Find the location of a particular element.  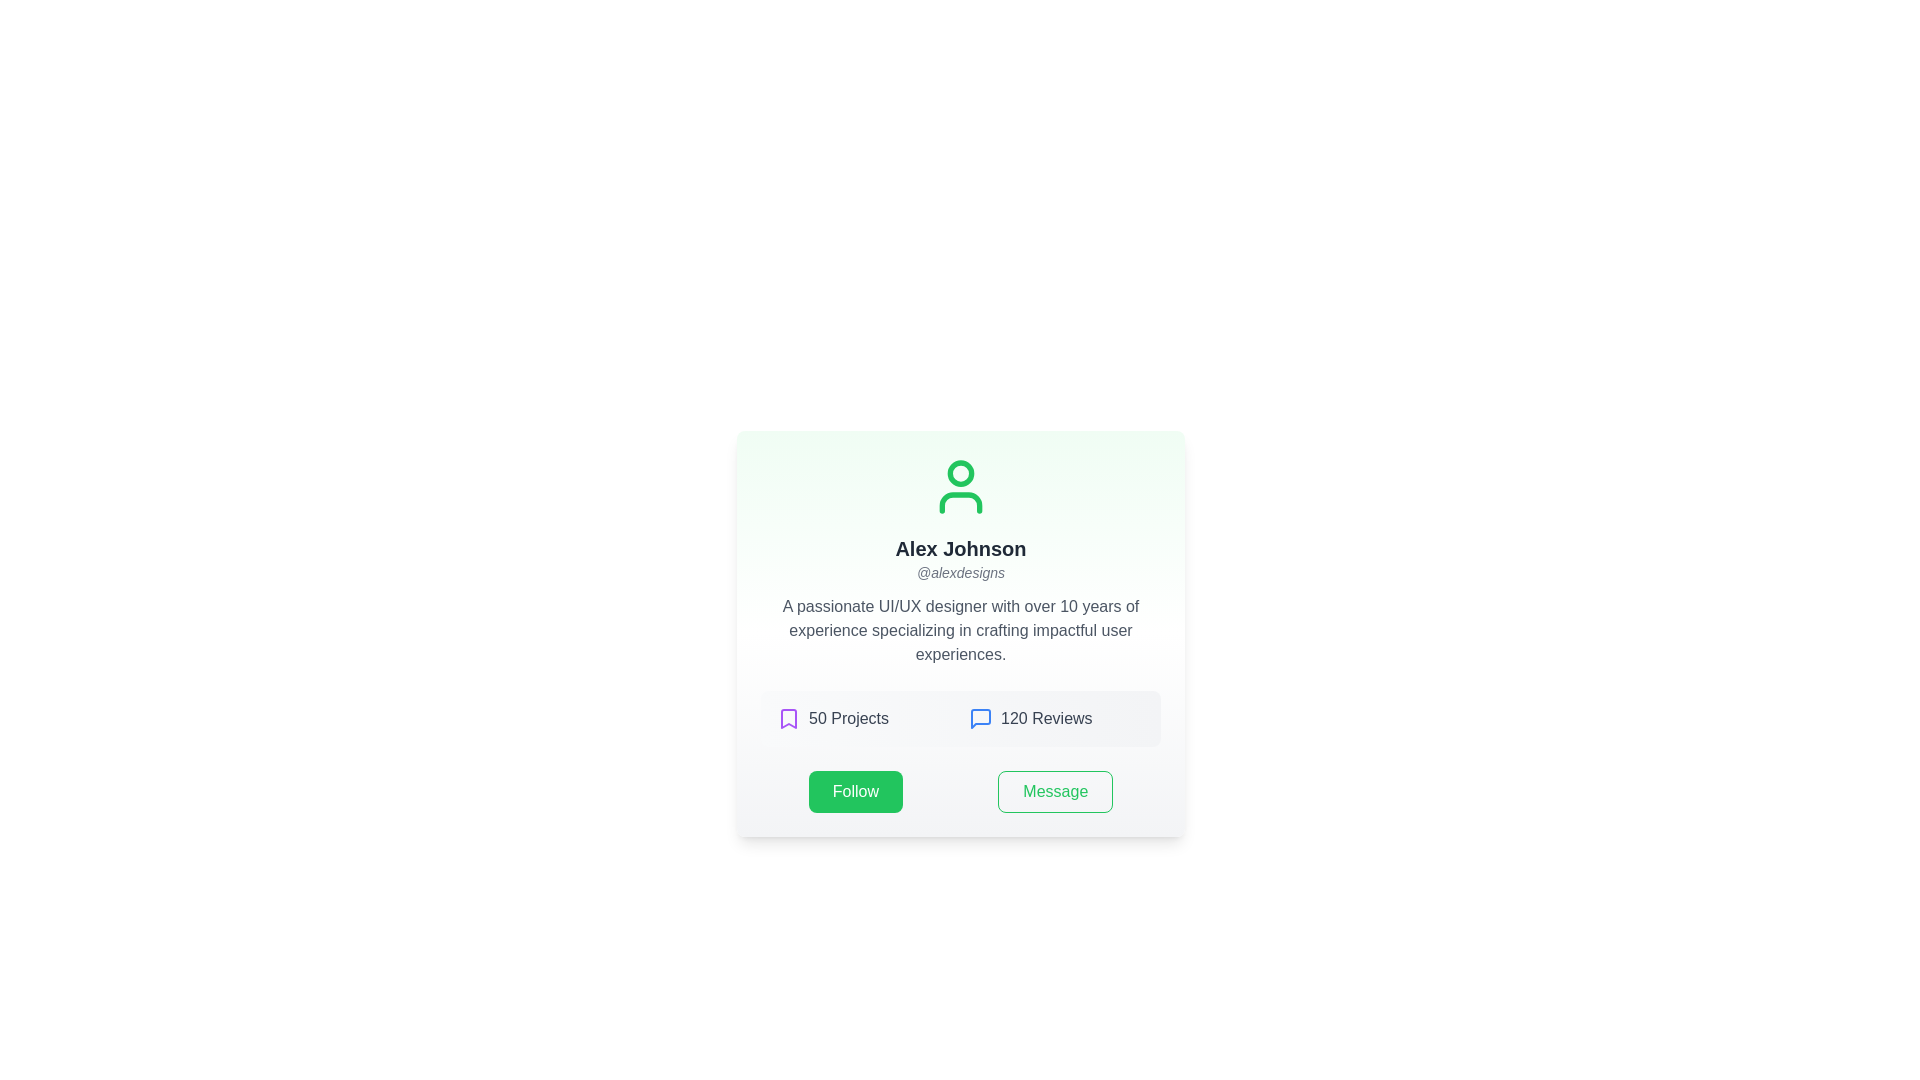

the 'Message' button with a green border and text is located at coordinates (1054, 790).